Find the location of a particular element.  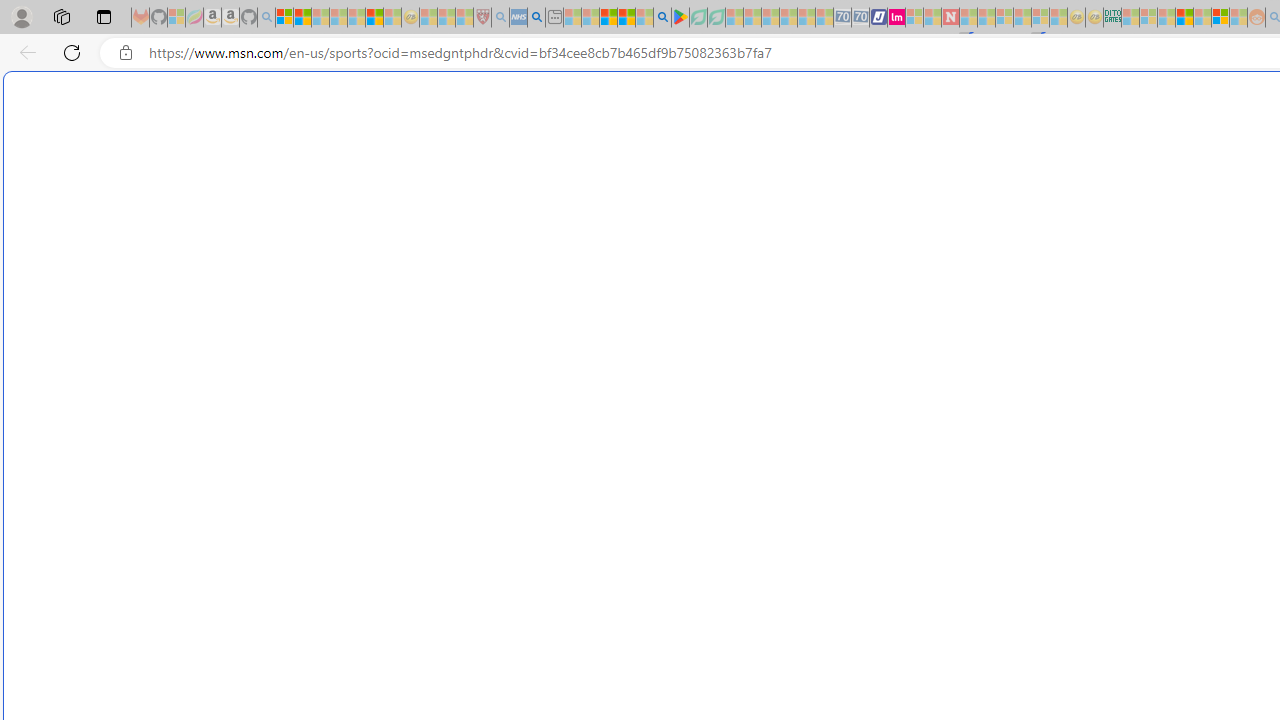

'Jobs - lastminute.com Investor Portal' is located at coordinates (895, 17).